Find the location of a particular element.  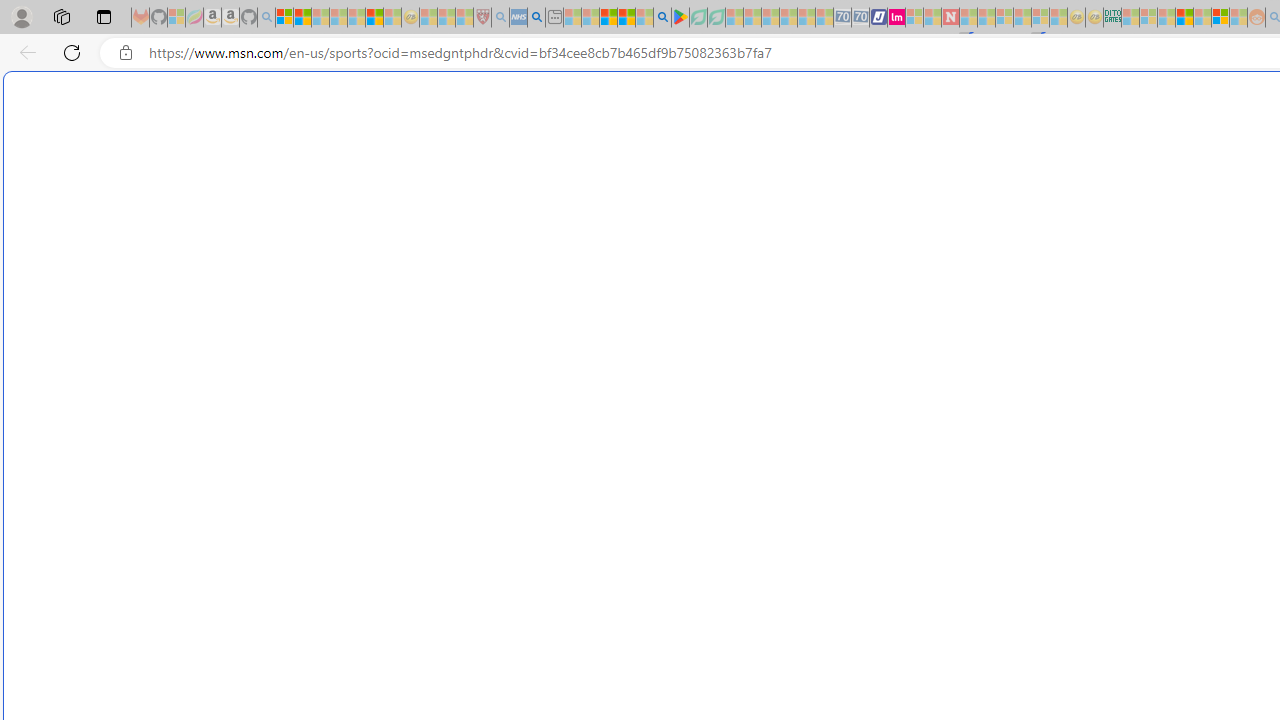

'Jobs - lastminute.com Investor Portal' is located at coordinates (895, 17).